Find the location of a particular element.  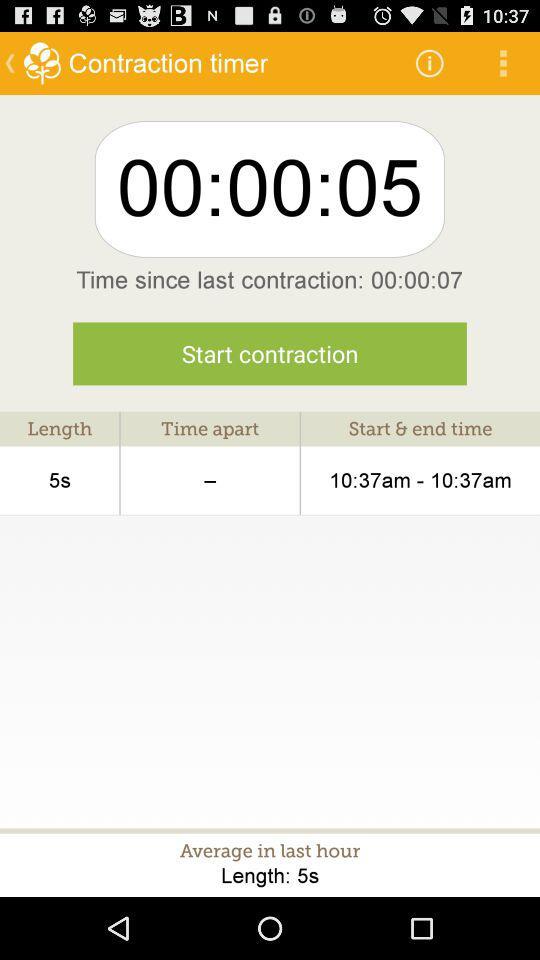

item above the length icon is located at coordinates (270, 353).